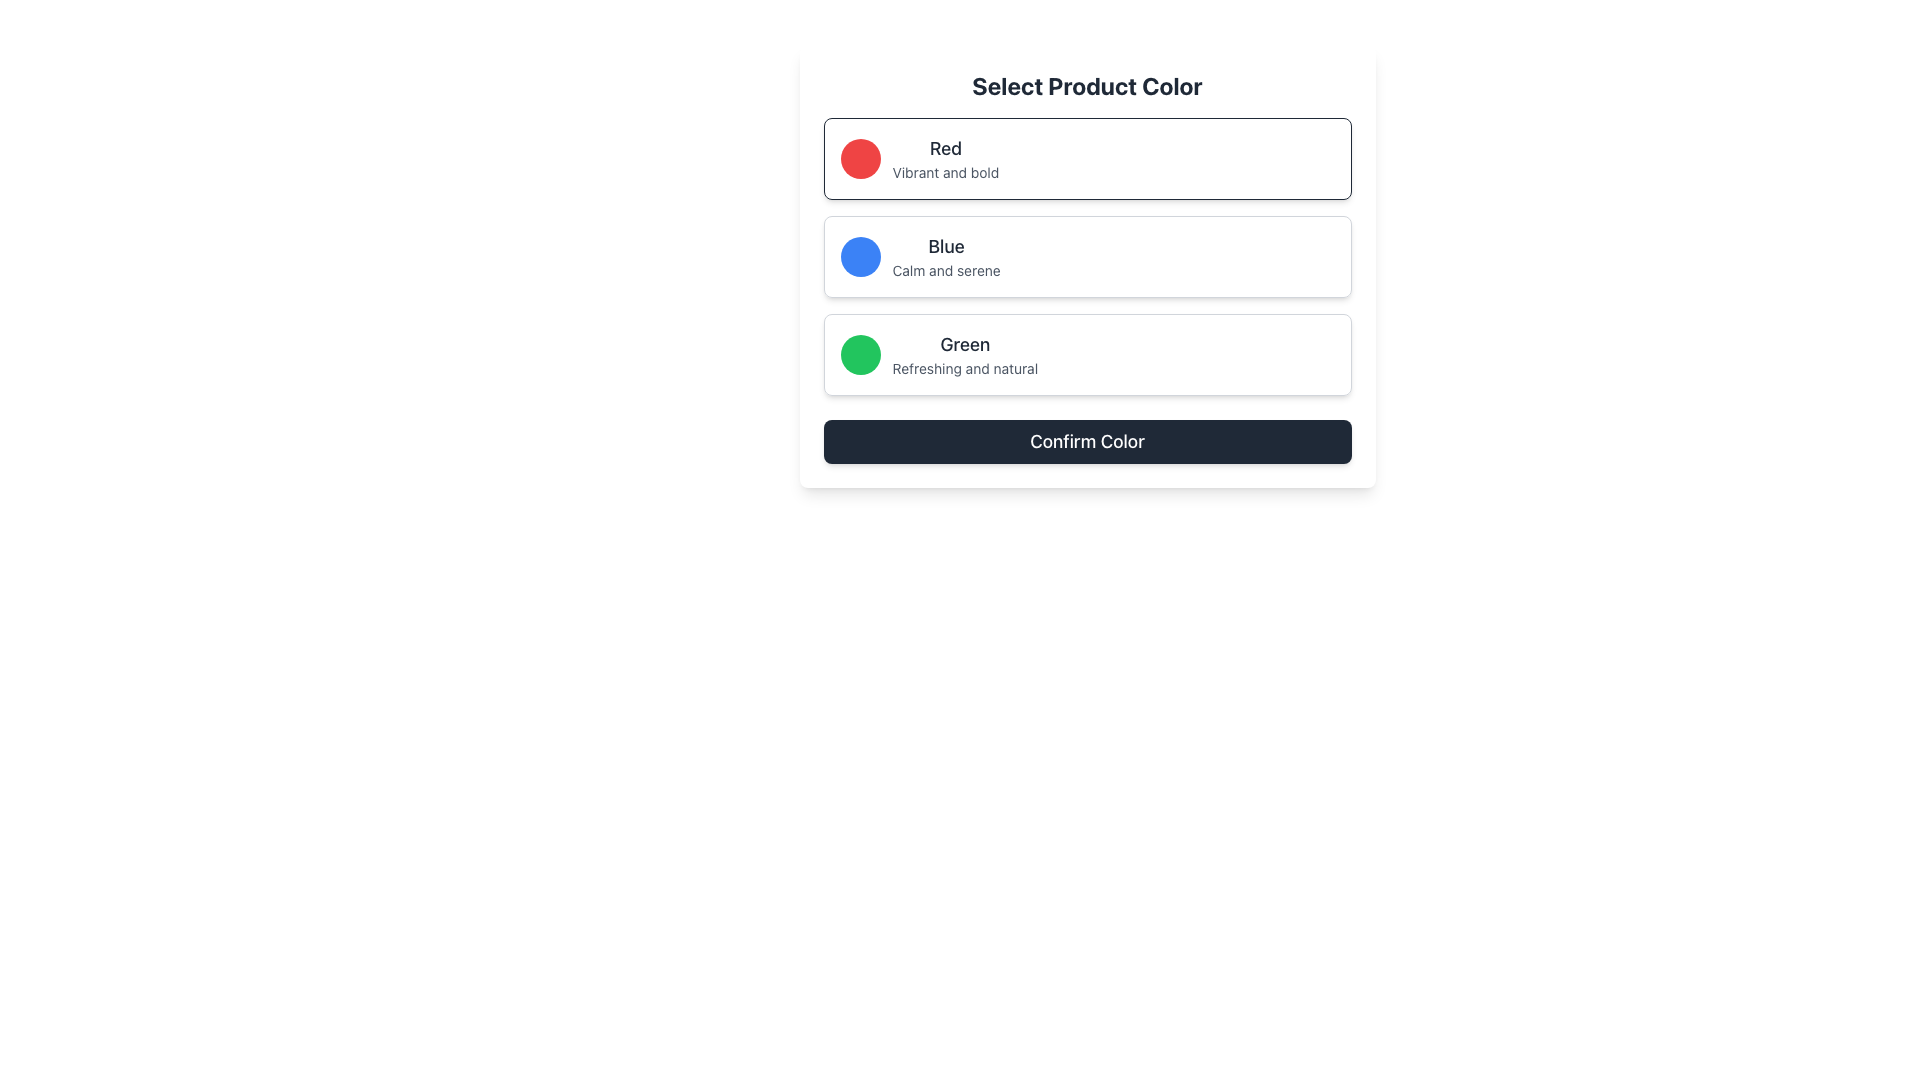  I want to click on text displayed in the Text Block that shows 'Blue' in a larger font and 'Calm and serene' in a smaller font, located in the second card of the color-selection group, so click(945, 256).